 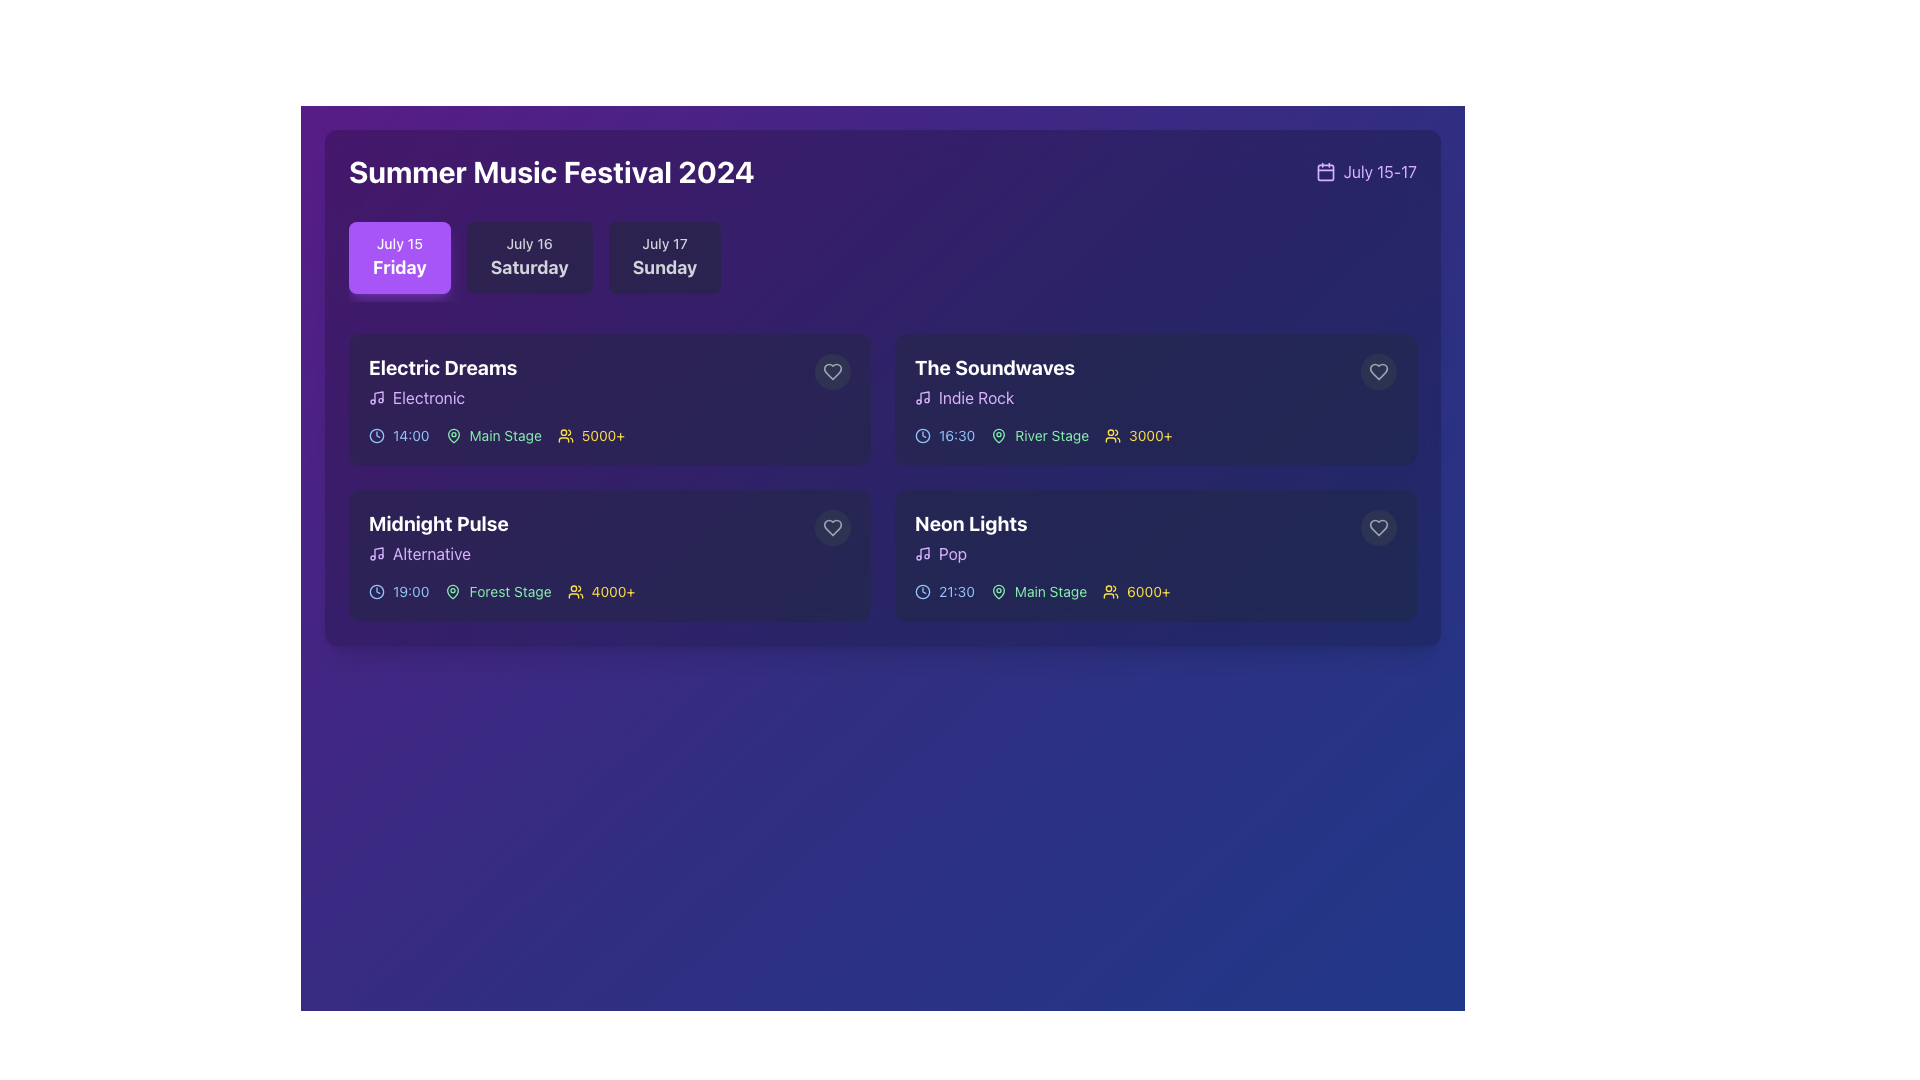 What do you see at coordinates (1365, 171) in the screenshot?
I see `the text in the Text and Icon Composite that describes the event's range of dates, located at the top-right corner of the interface, adjacent to the header 'Summer Music Festival 2024'` at bounding box center [1365, 171].